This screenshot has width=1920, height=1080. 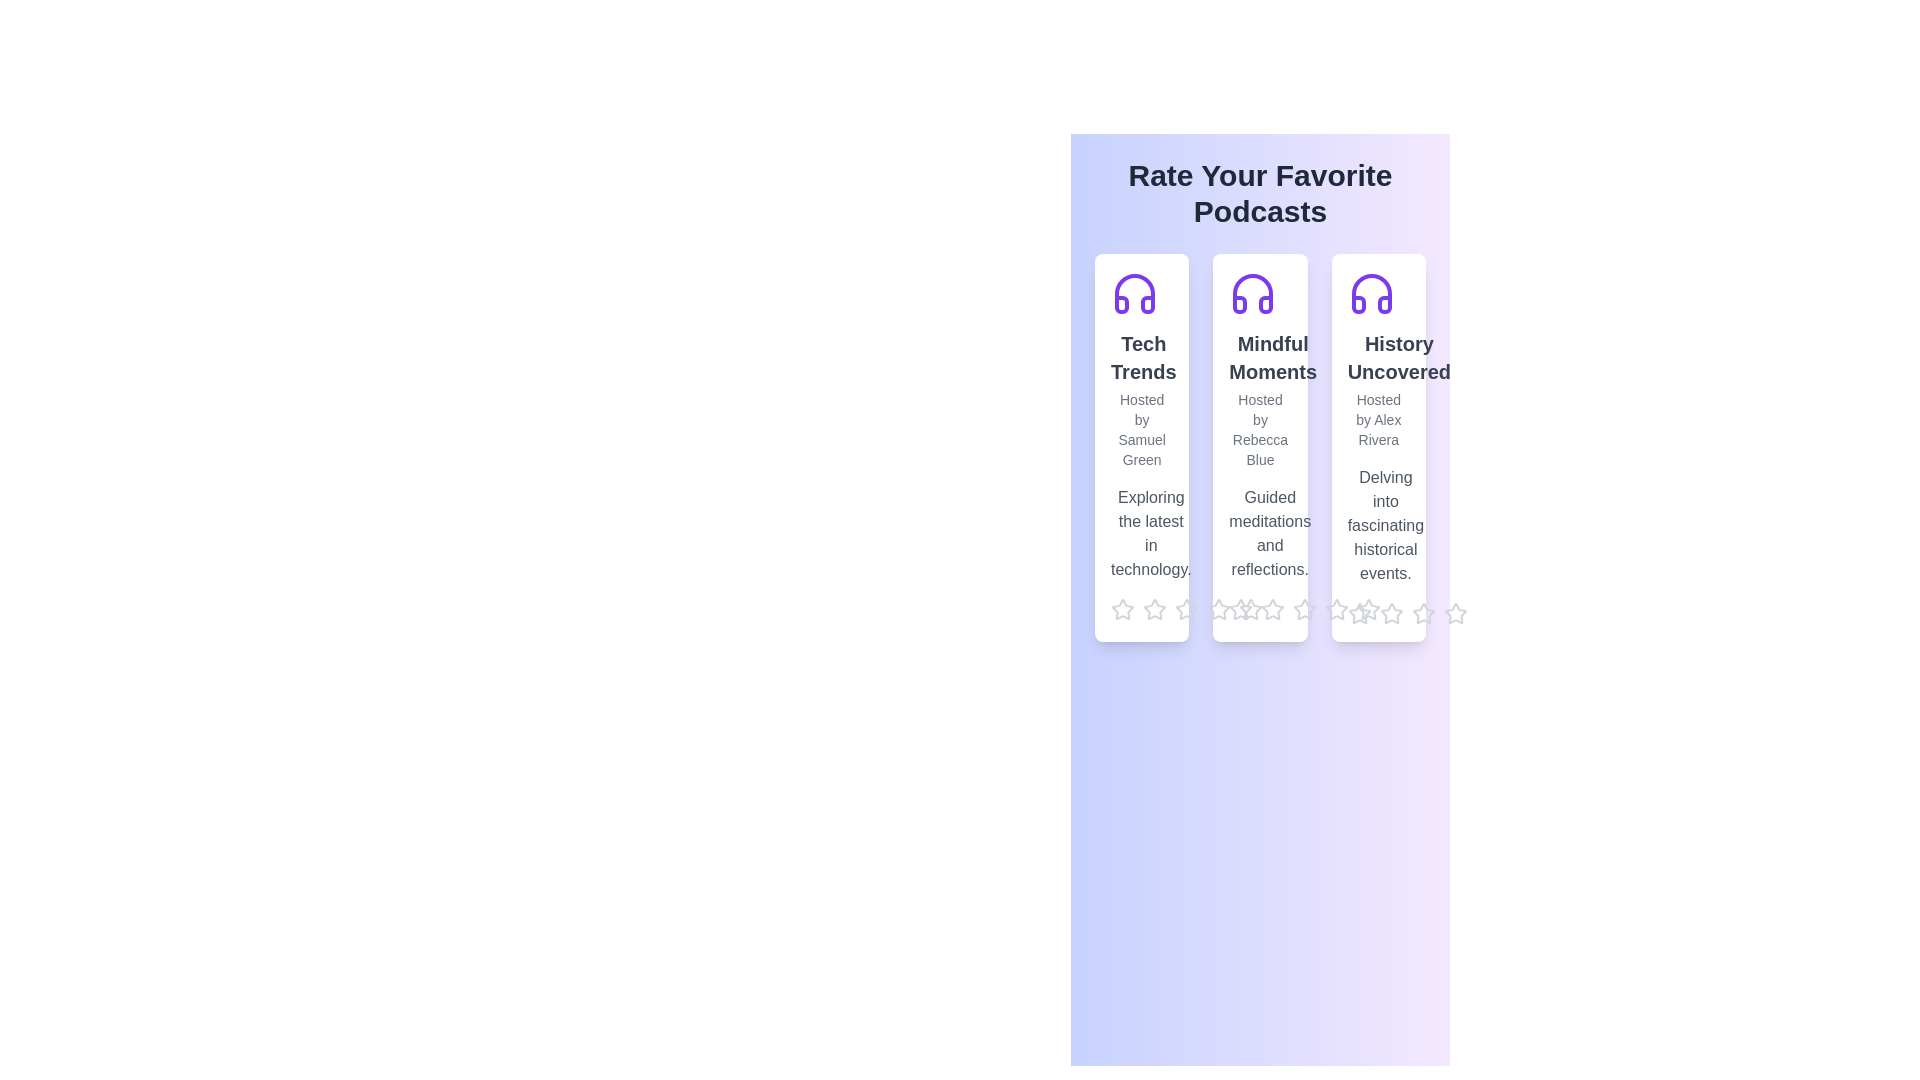 What do you see at coordinates (1376, 446) in the screenshot?
I see `the podcast card titled History Uncovered` at bounding box center [1376, 446].